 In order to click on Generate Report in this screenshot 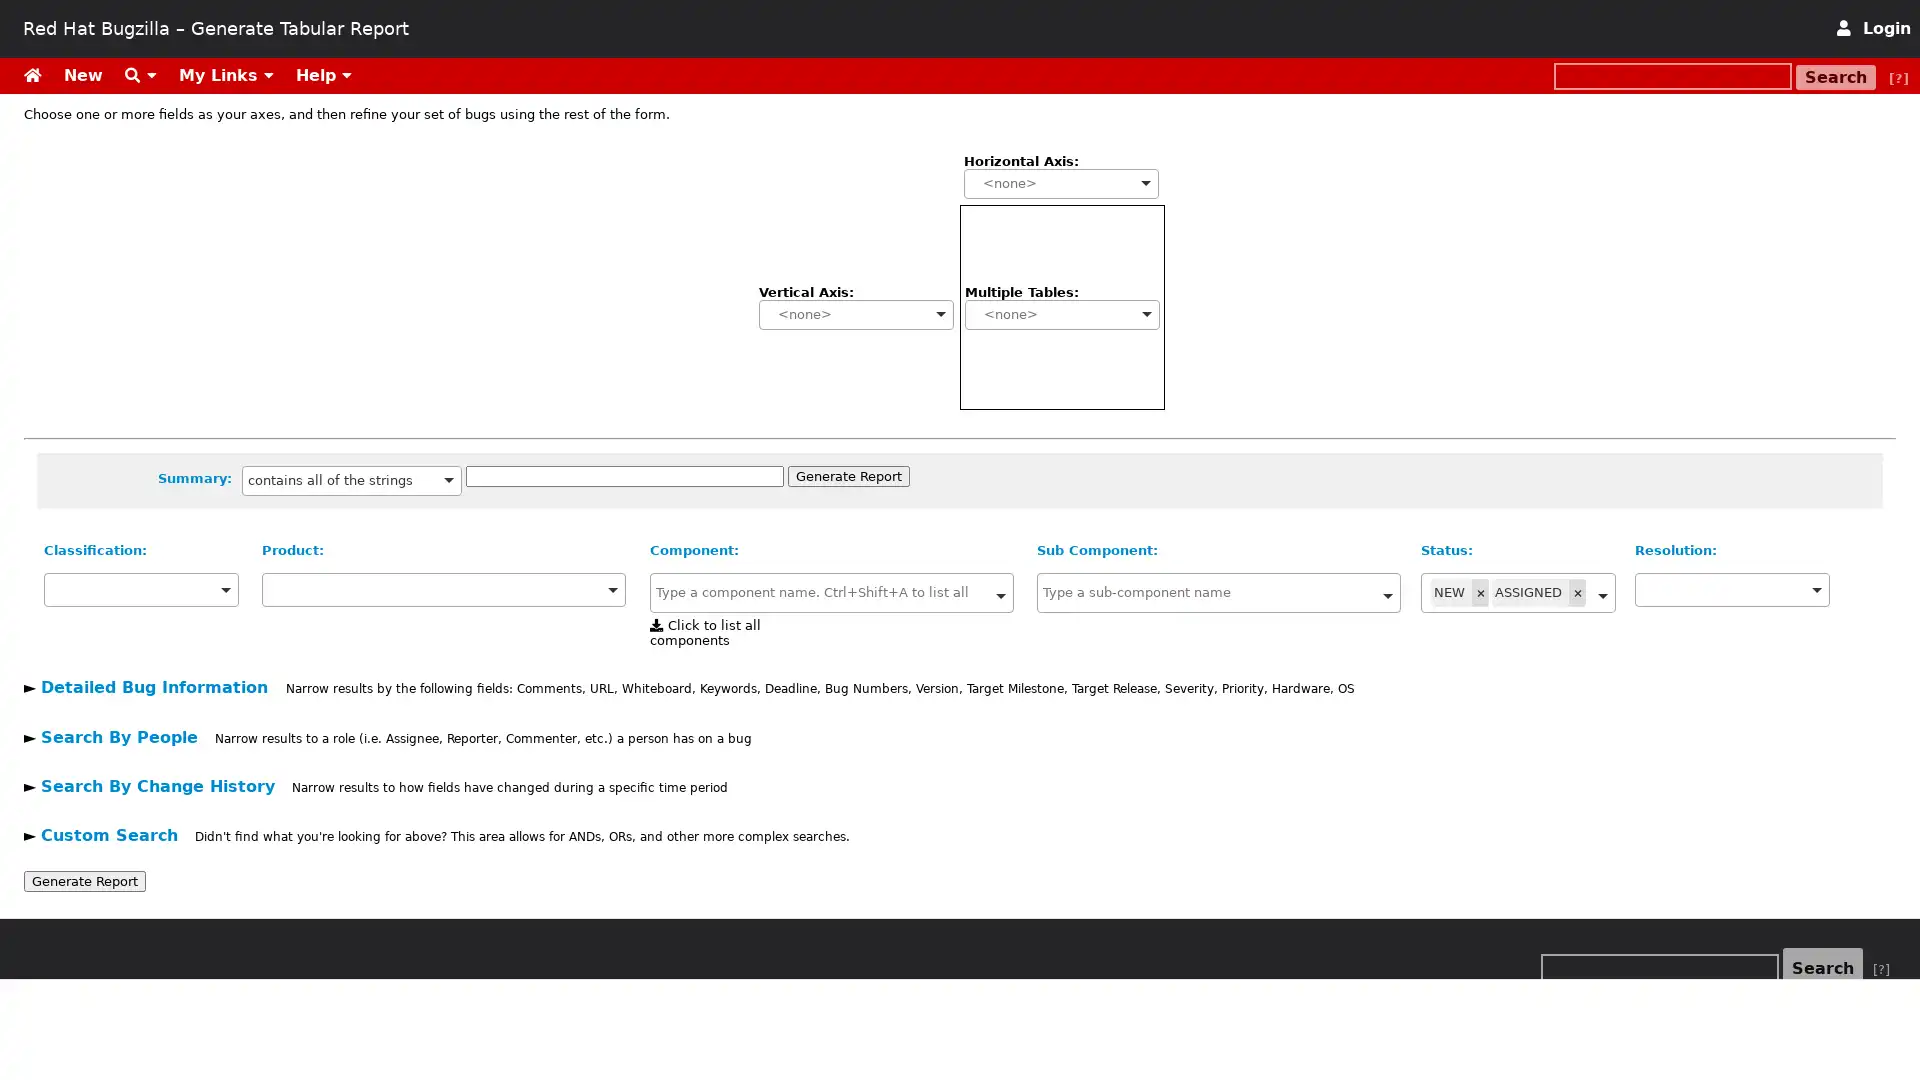, I will do `click(848, 475)`.